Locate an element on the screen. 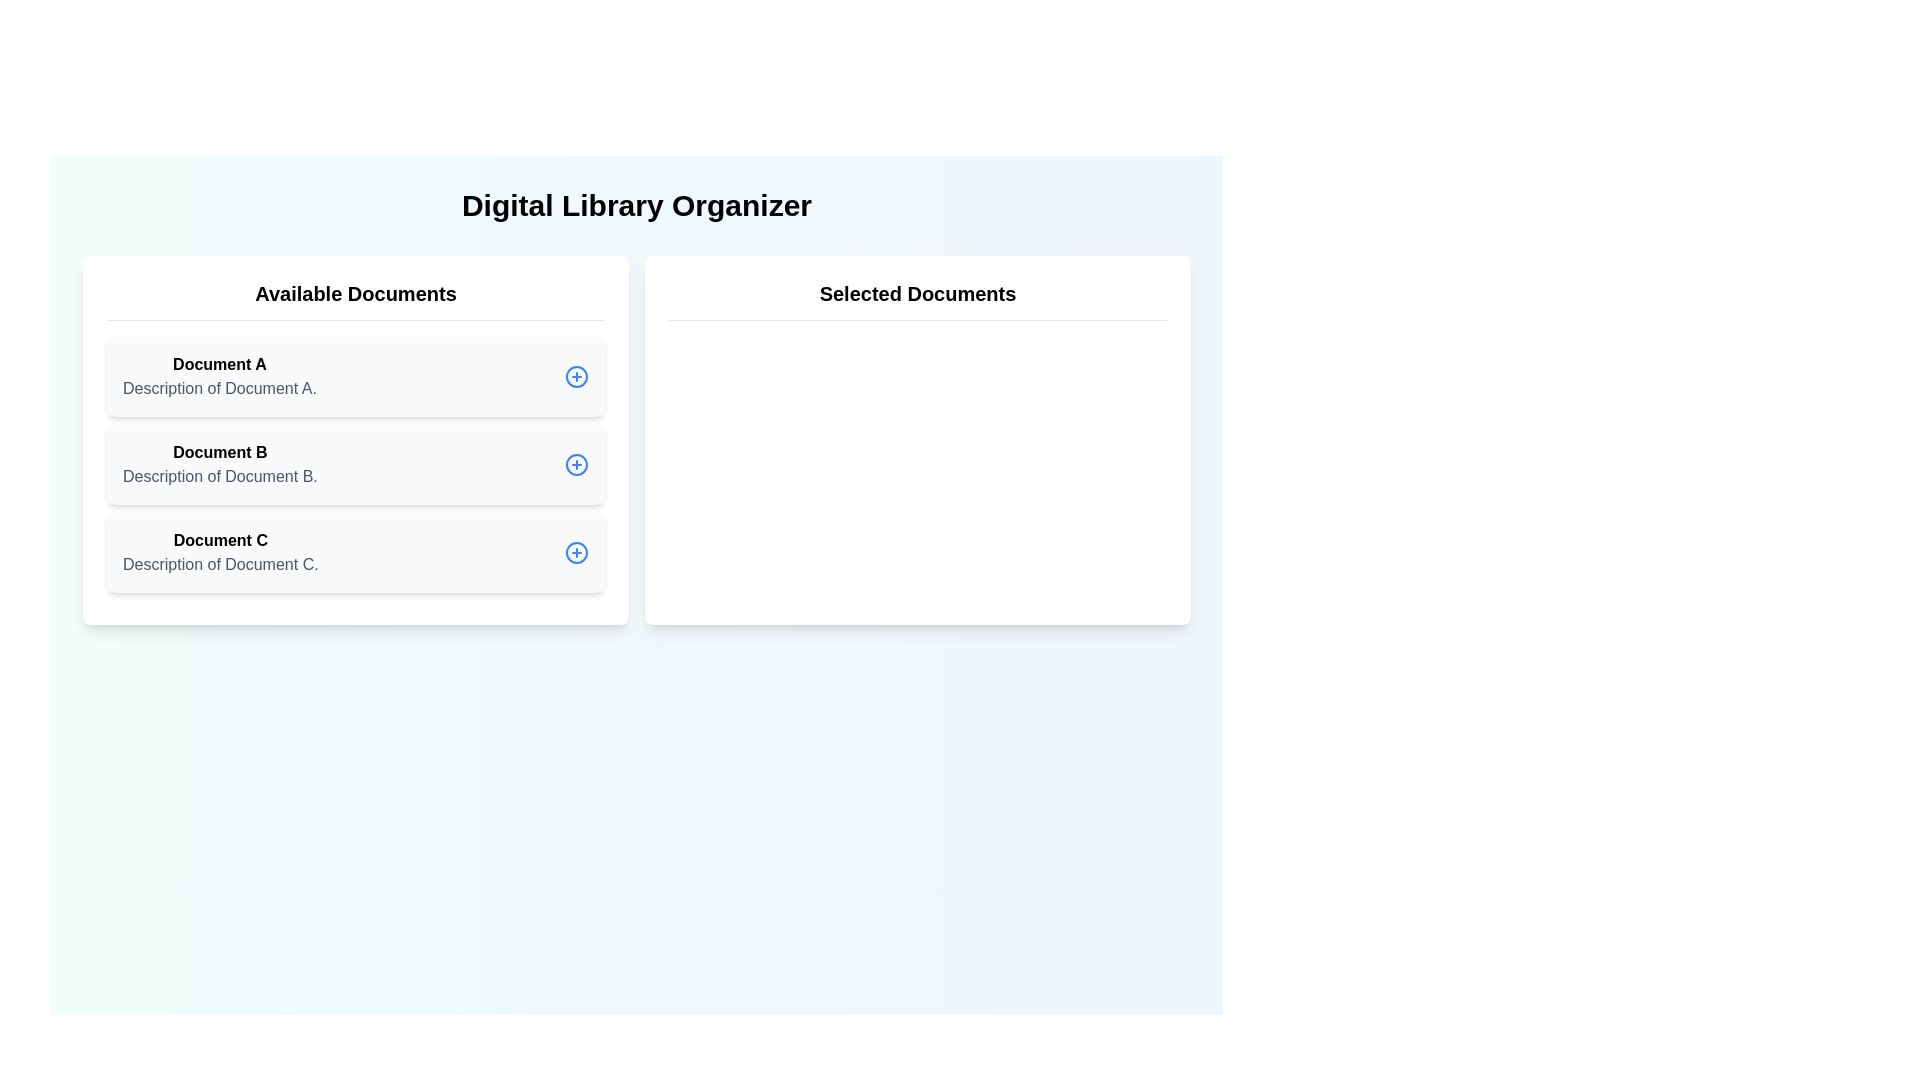  text content located in the second row under the 'Available Documents' section, directly below the title 'Document B.' is located at coordinates (220, 477).